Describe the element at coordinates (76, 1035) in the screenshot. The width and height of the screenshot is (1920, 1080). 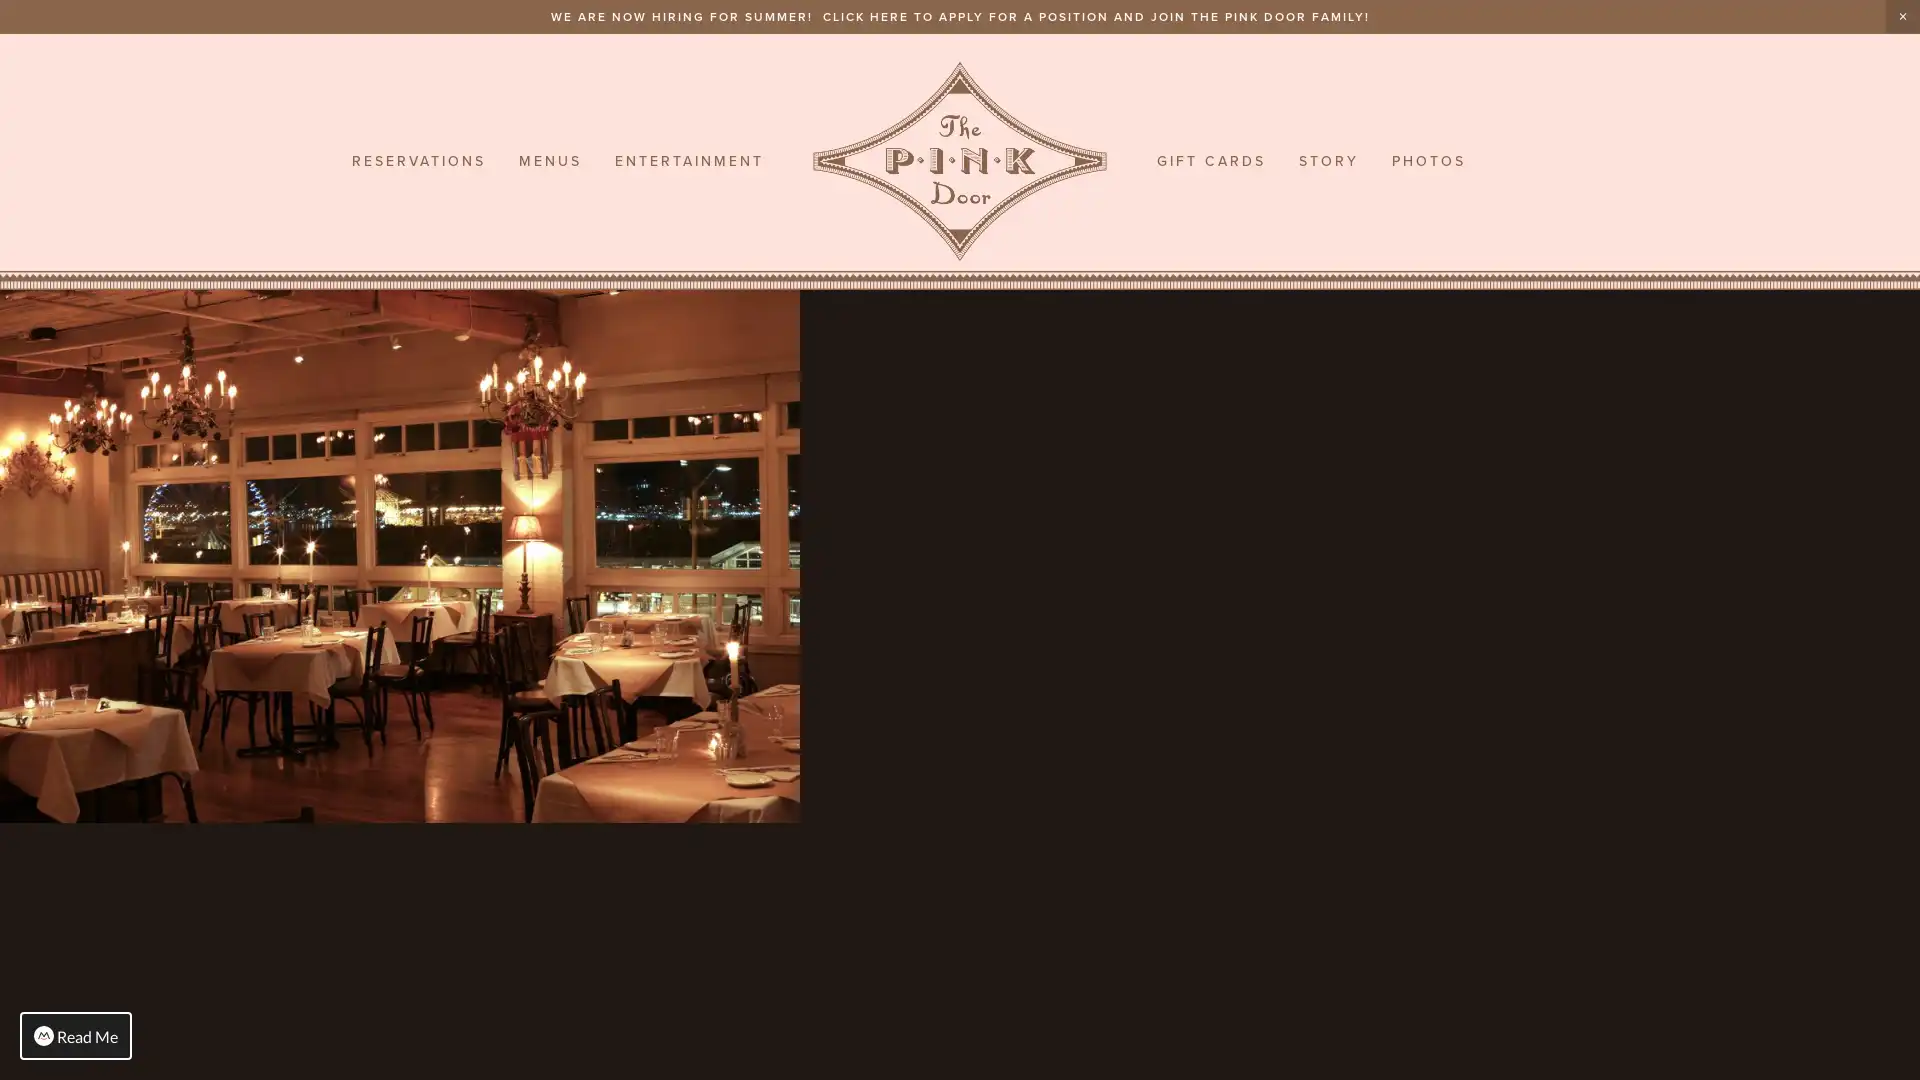
I see `Read Me` at that location.